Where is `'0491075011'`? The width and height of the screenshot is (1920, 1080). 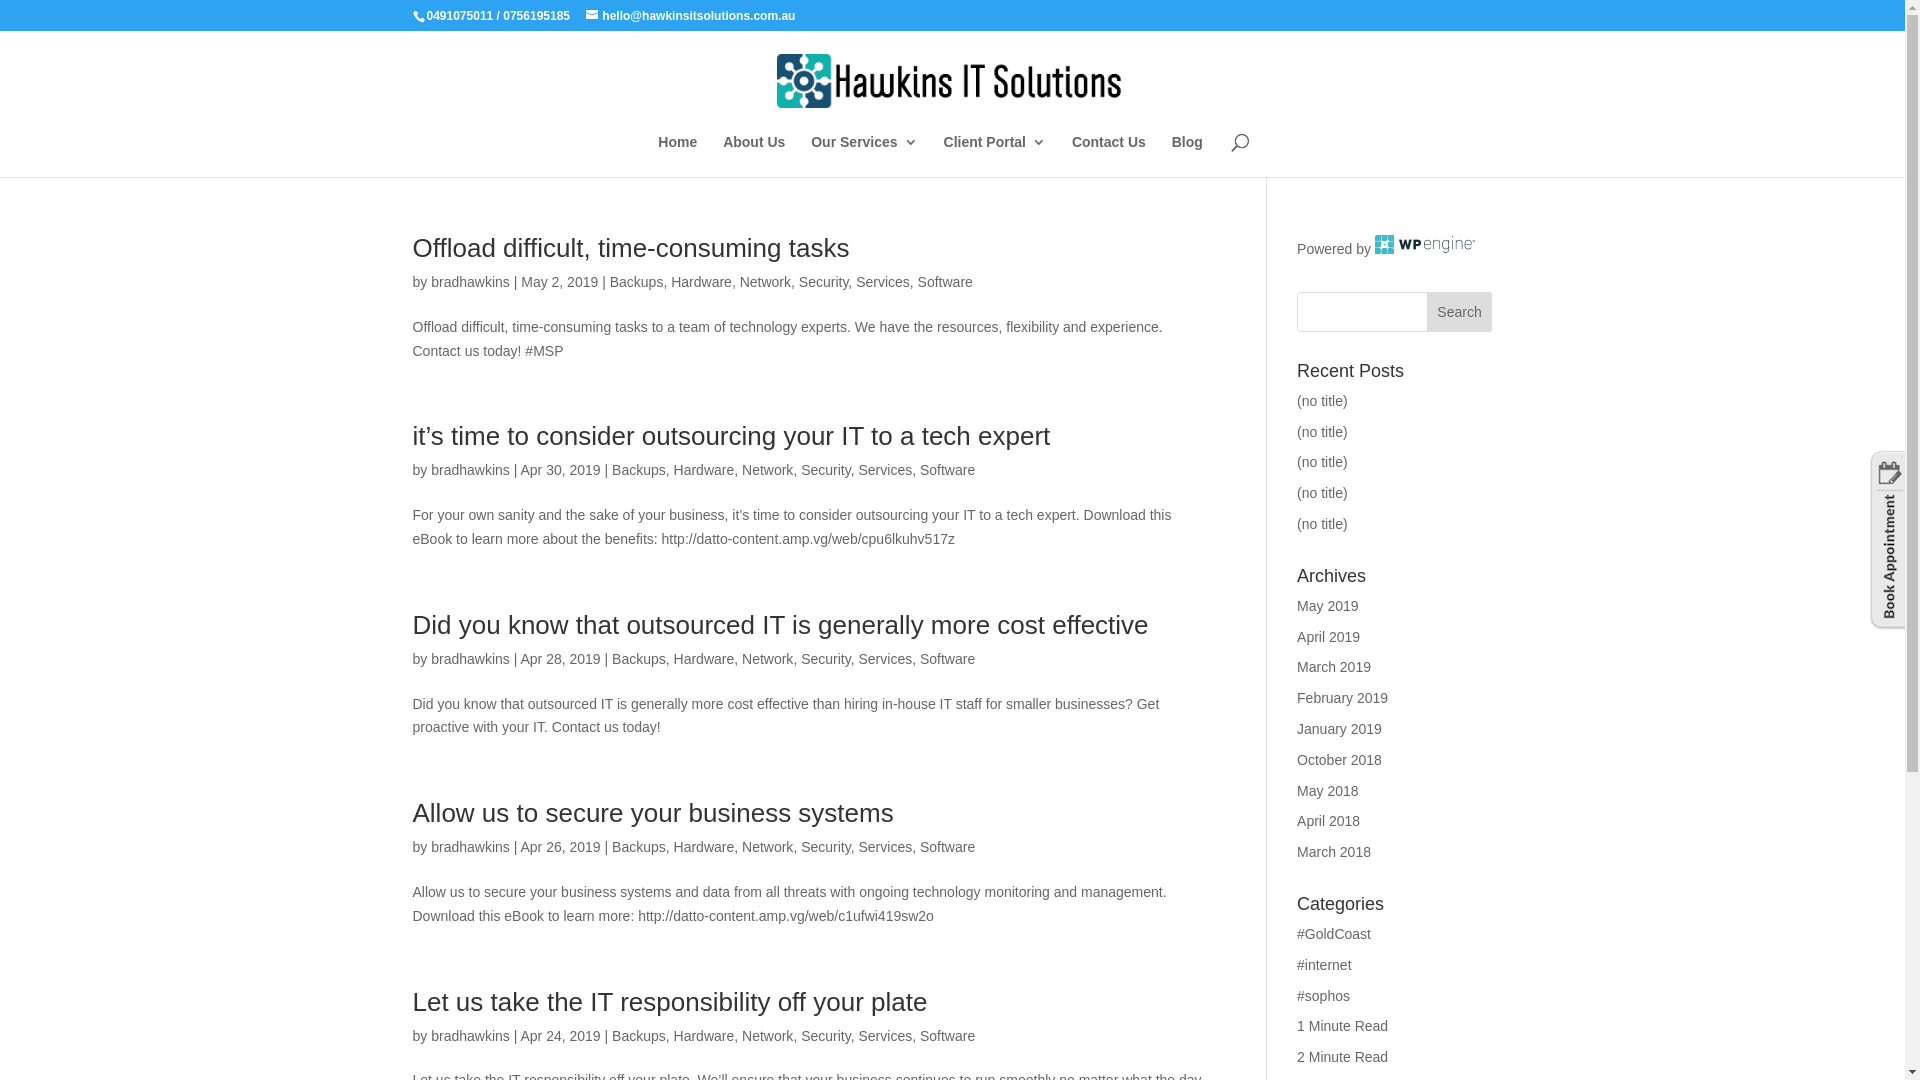 '0491075011' is located at coordinates (458, 15).